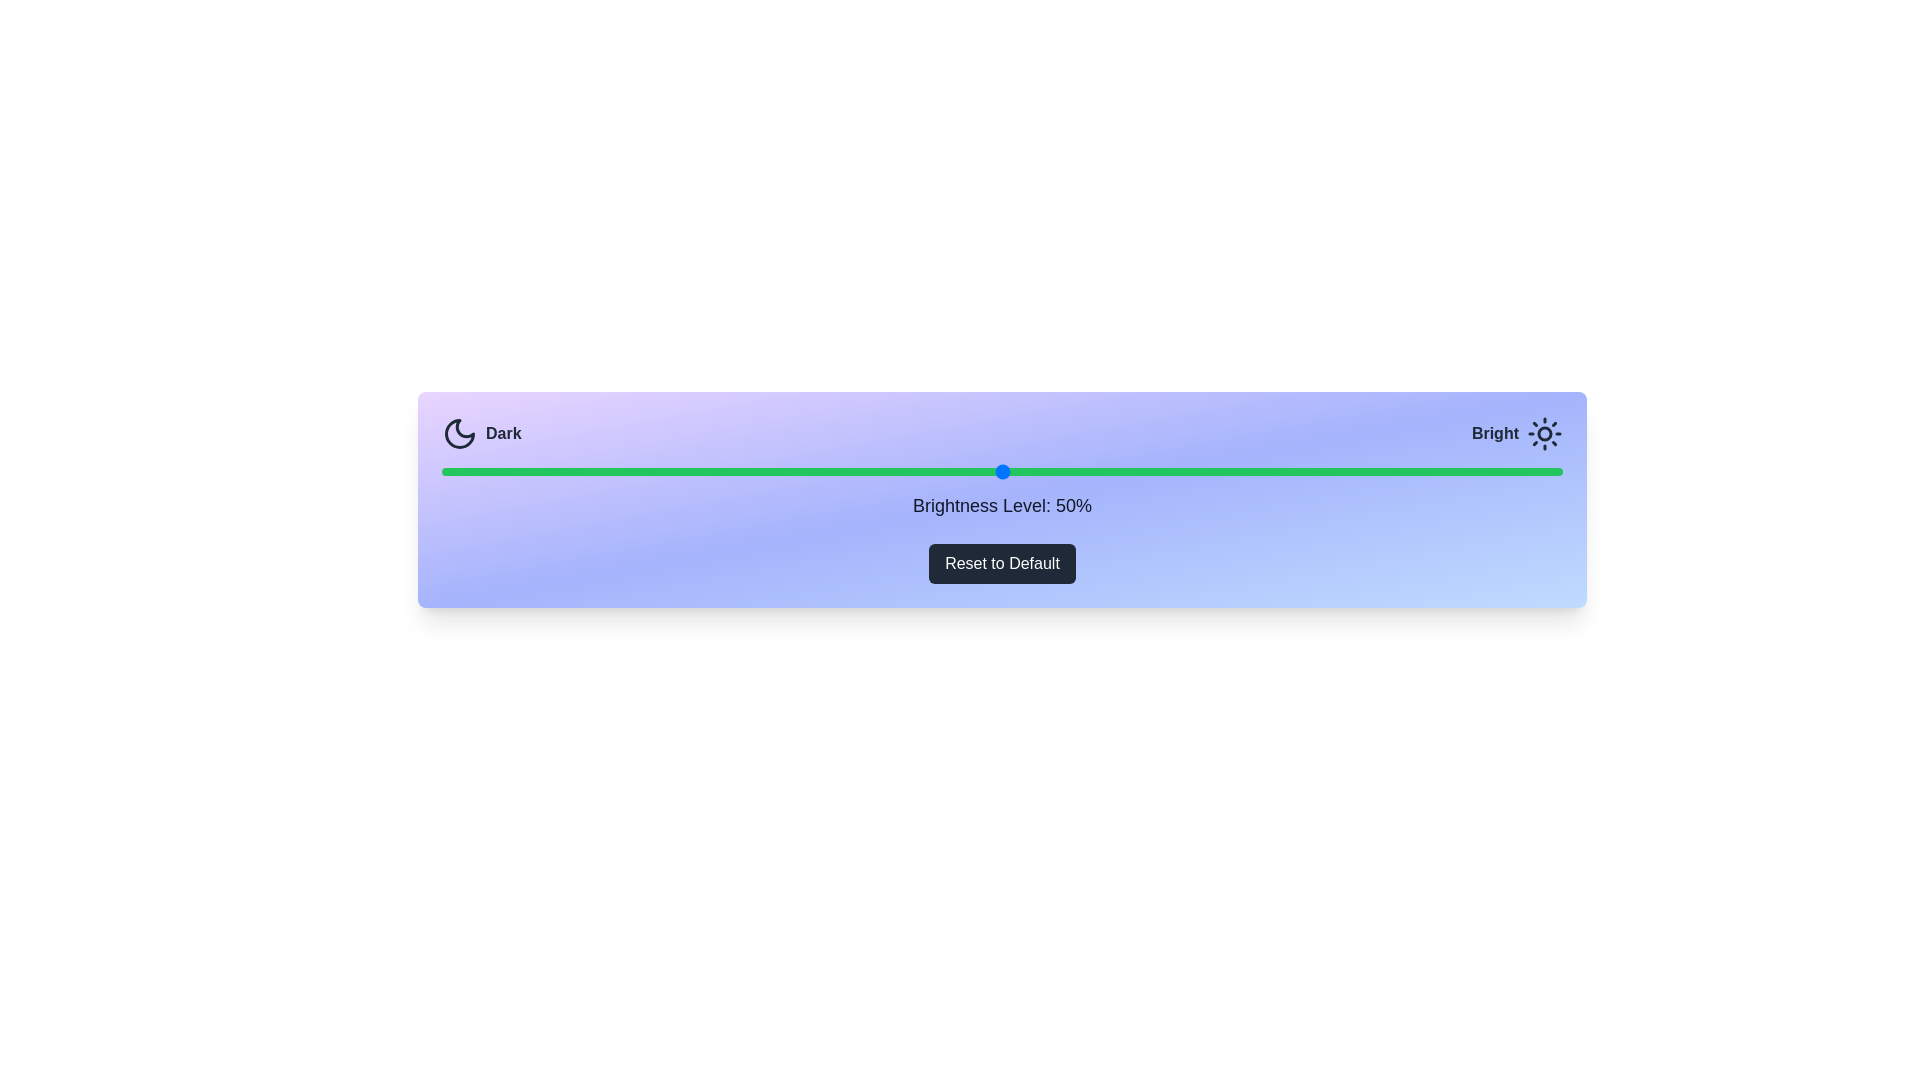 This screenshot has width=1920, height=1080. I want to click on the brightness slider to 67%, so click(1193, 471).